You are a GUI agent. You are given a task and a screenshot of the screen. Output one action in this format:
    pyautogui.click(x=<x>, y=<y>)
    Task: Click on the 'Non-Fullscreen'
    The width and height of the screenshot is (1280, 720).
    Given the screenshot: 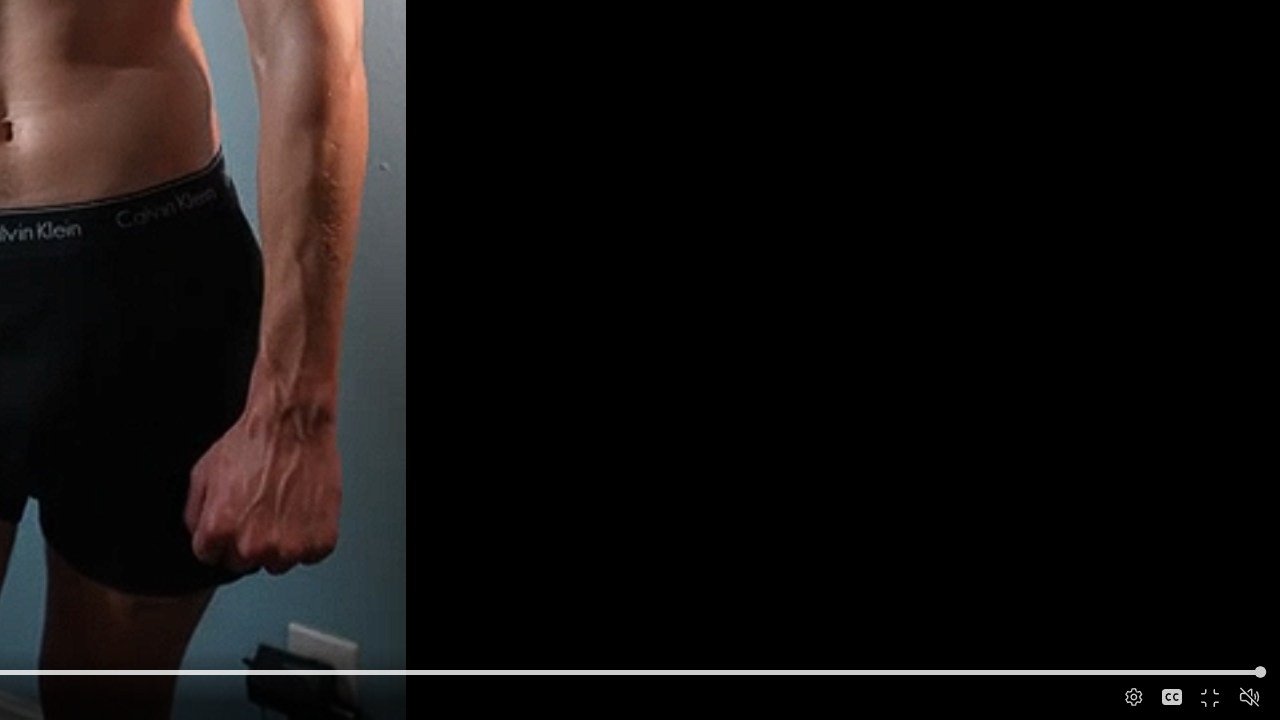 What is the action you would take?
    pyautogui.click(x=1210, y=696)
    